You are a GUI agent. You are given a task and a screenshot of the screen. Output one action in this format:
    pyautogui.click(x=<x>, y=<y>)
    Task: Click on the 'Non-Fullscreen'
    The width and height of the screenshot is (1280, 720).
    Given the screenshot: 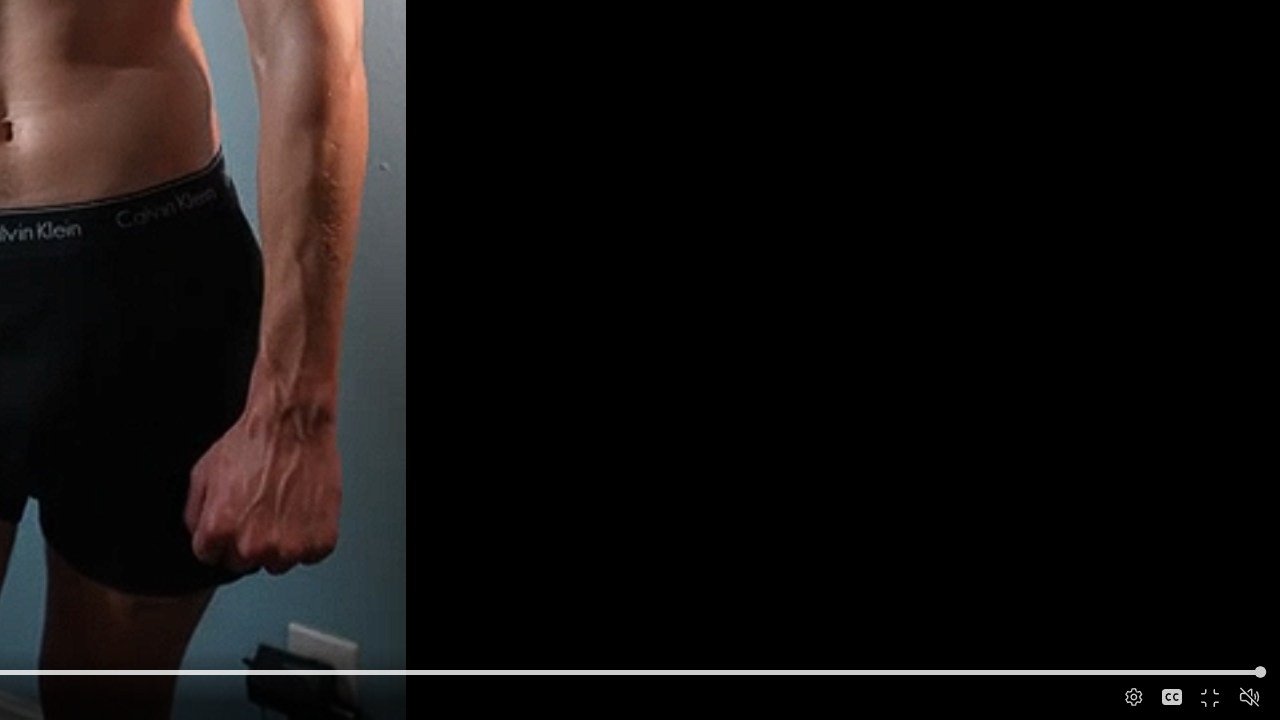 What is the action you would take?
    pyautogui.click(x=1210, y=696)
    